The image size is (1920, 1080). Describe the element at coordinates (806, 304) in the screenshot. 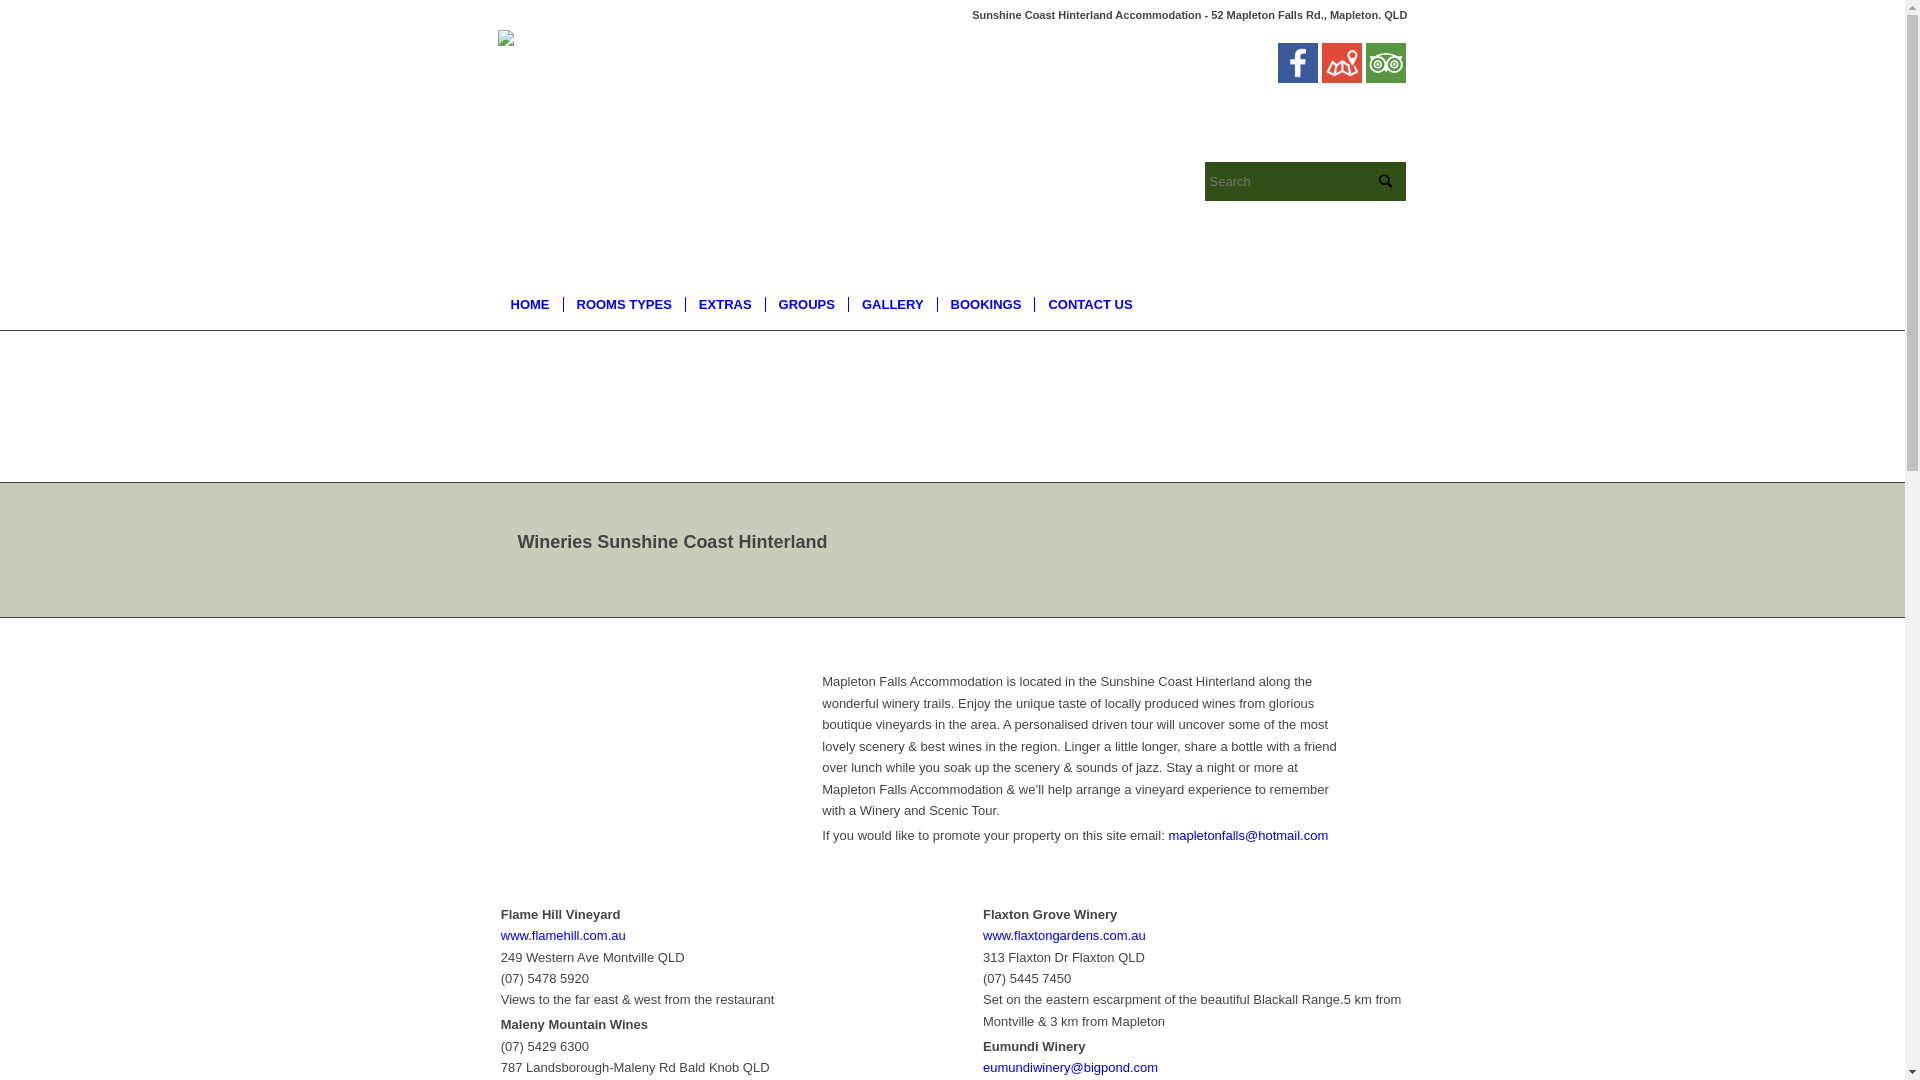

I see `'GROUPS'` at that location.